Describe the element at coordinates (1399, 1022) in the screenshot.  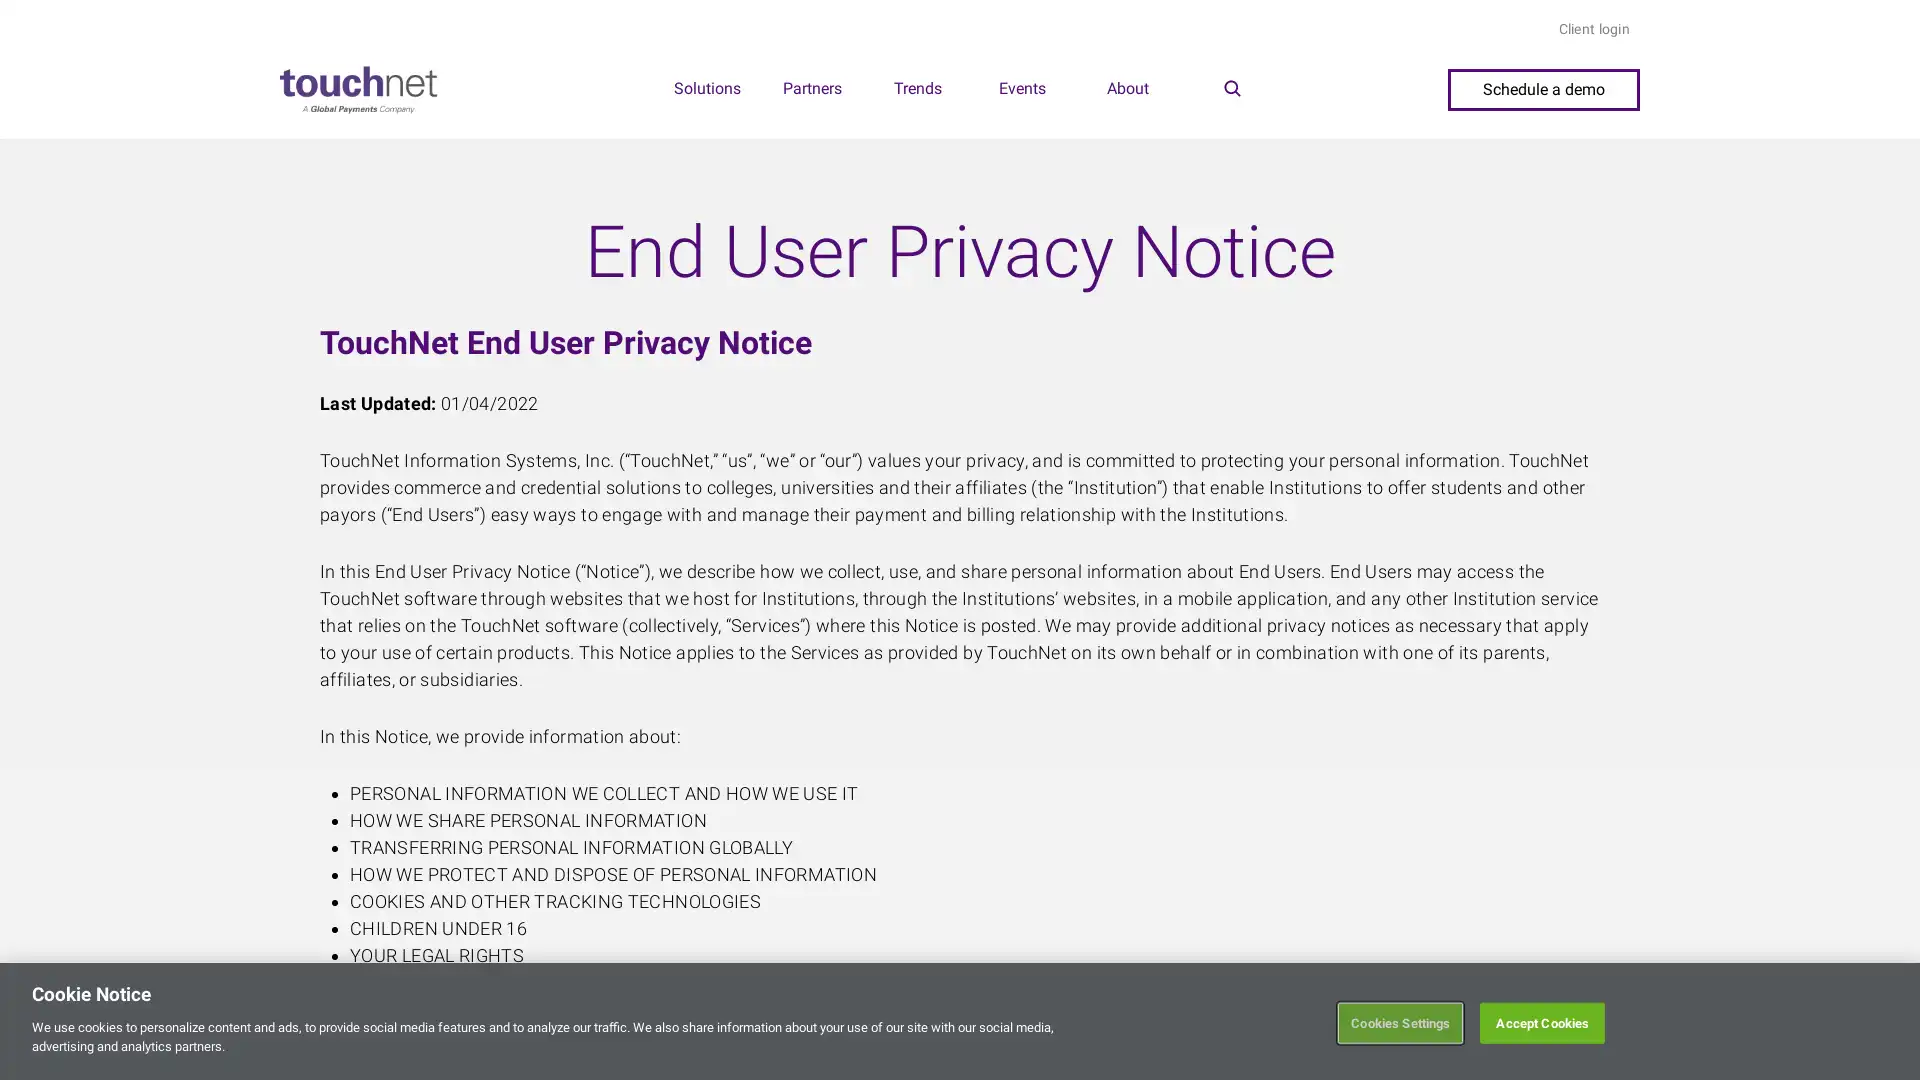
I see `Cookies Settings` at that location.